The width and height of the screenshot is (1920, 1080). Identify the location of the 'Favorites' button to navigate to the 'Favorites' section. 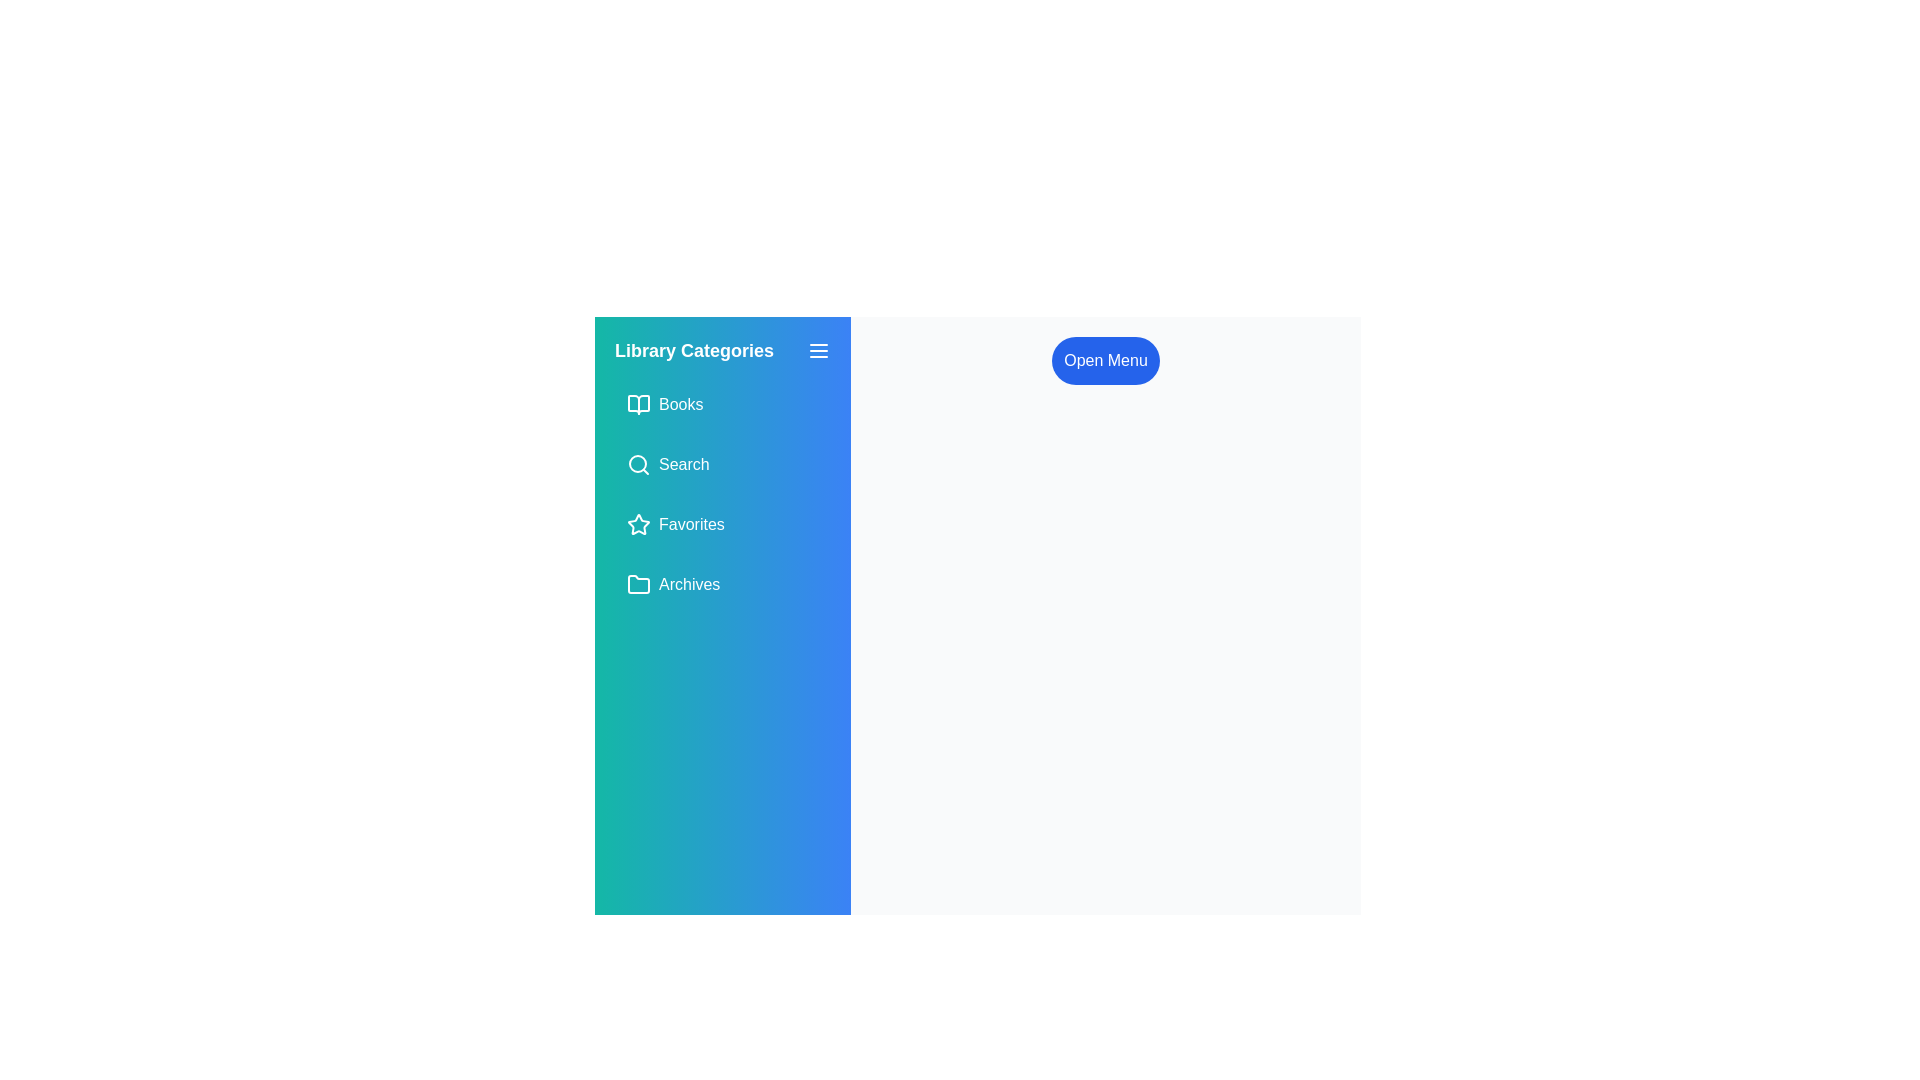
(722, 523).